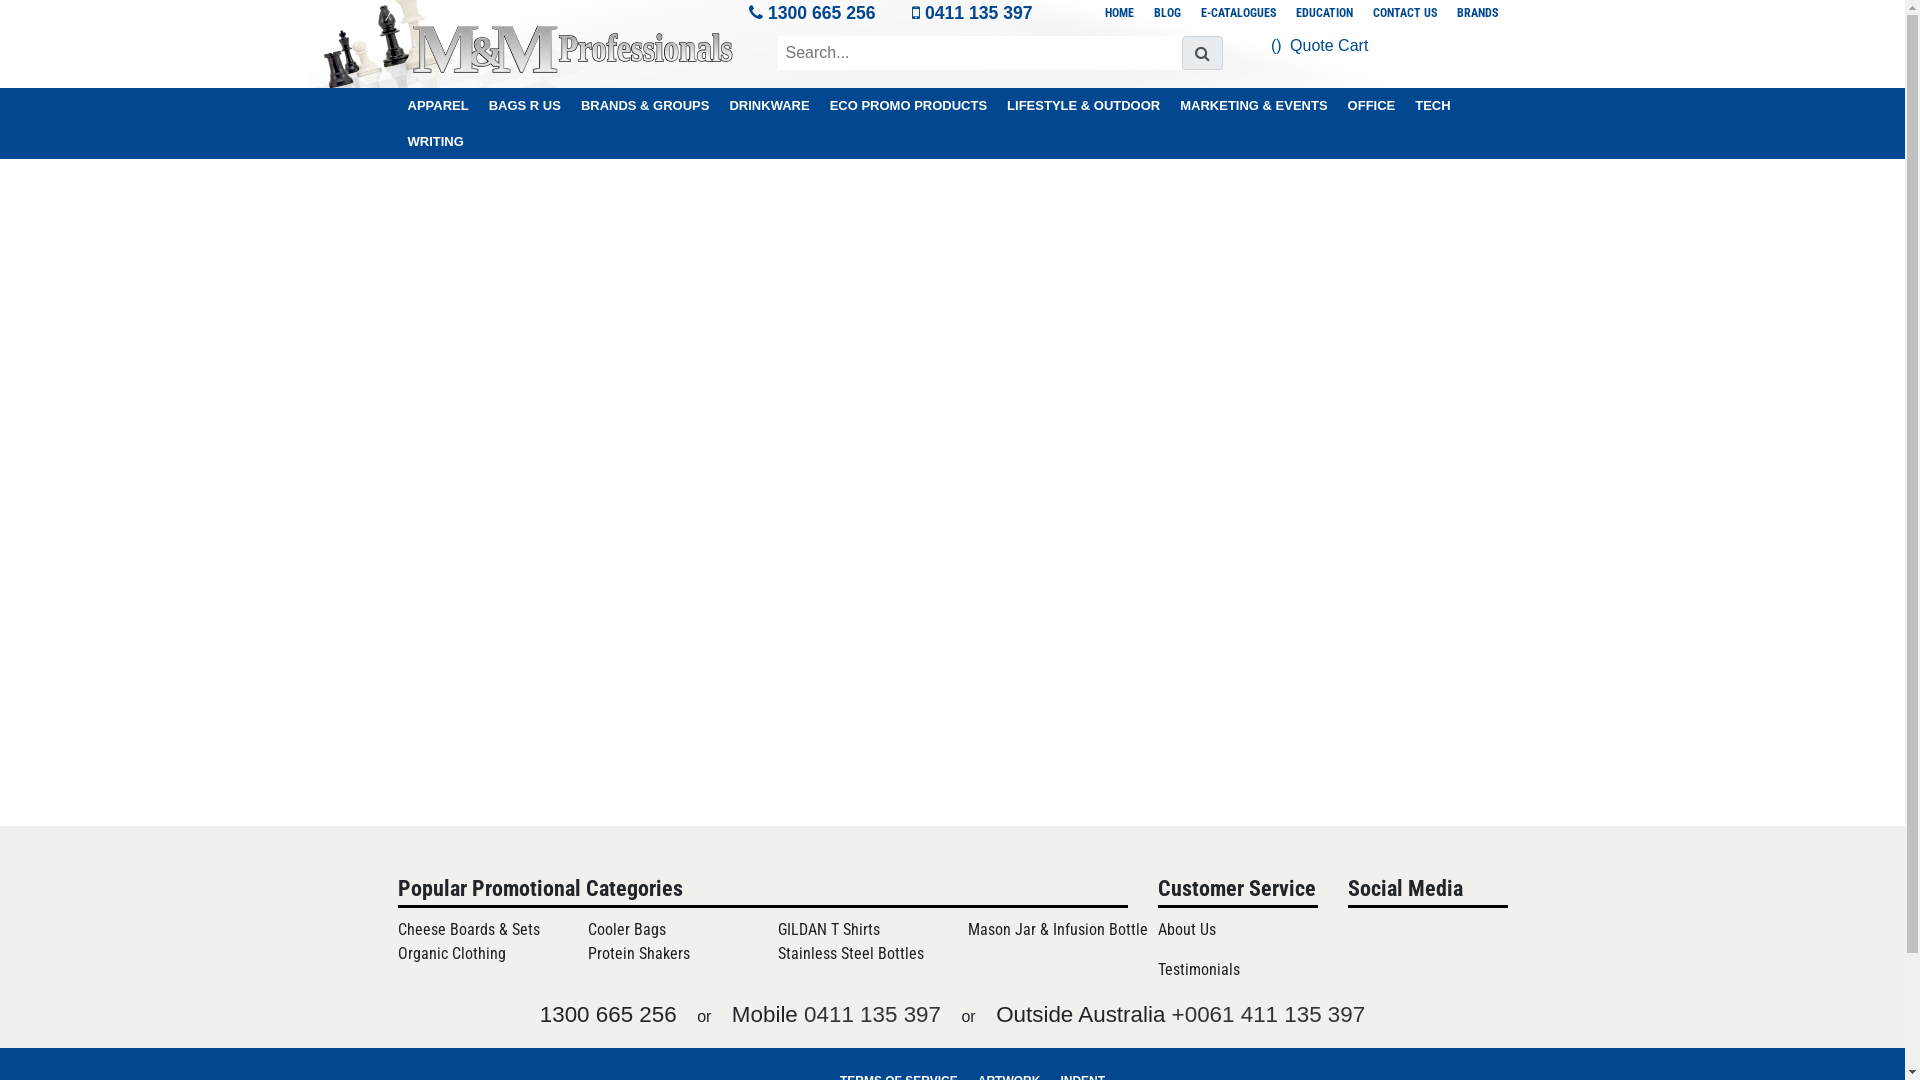 The height and width of the screenshot is (1080, 1920). I want to click on 'About Us', so click(1157, 929).